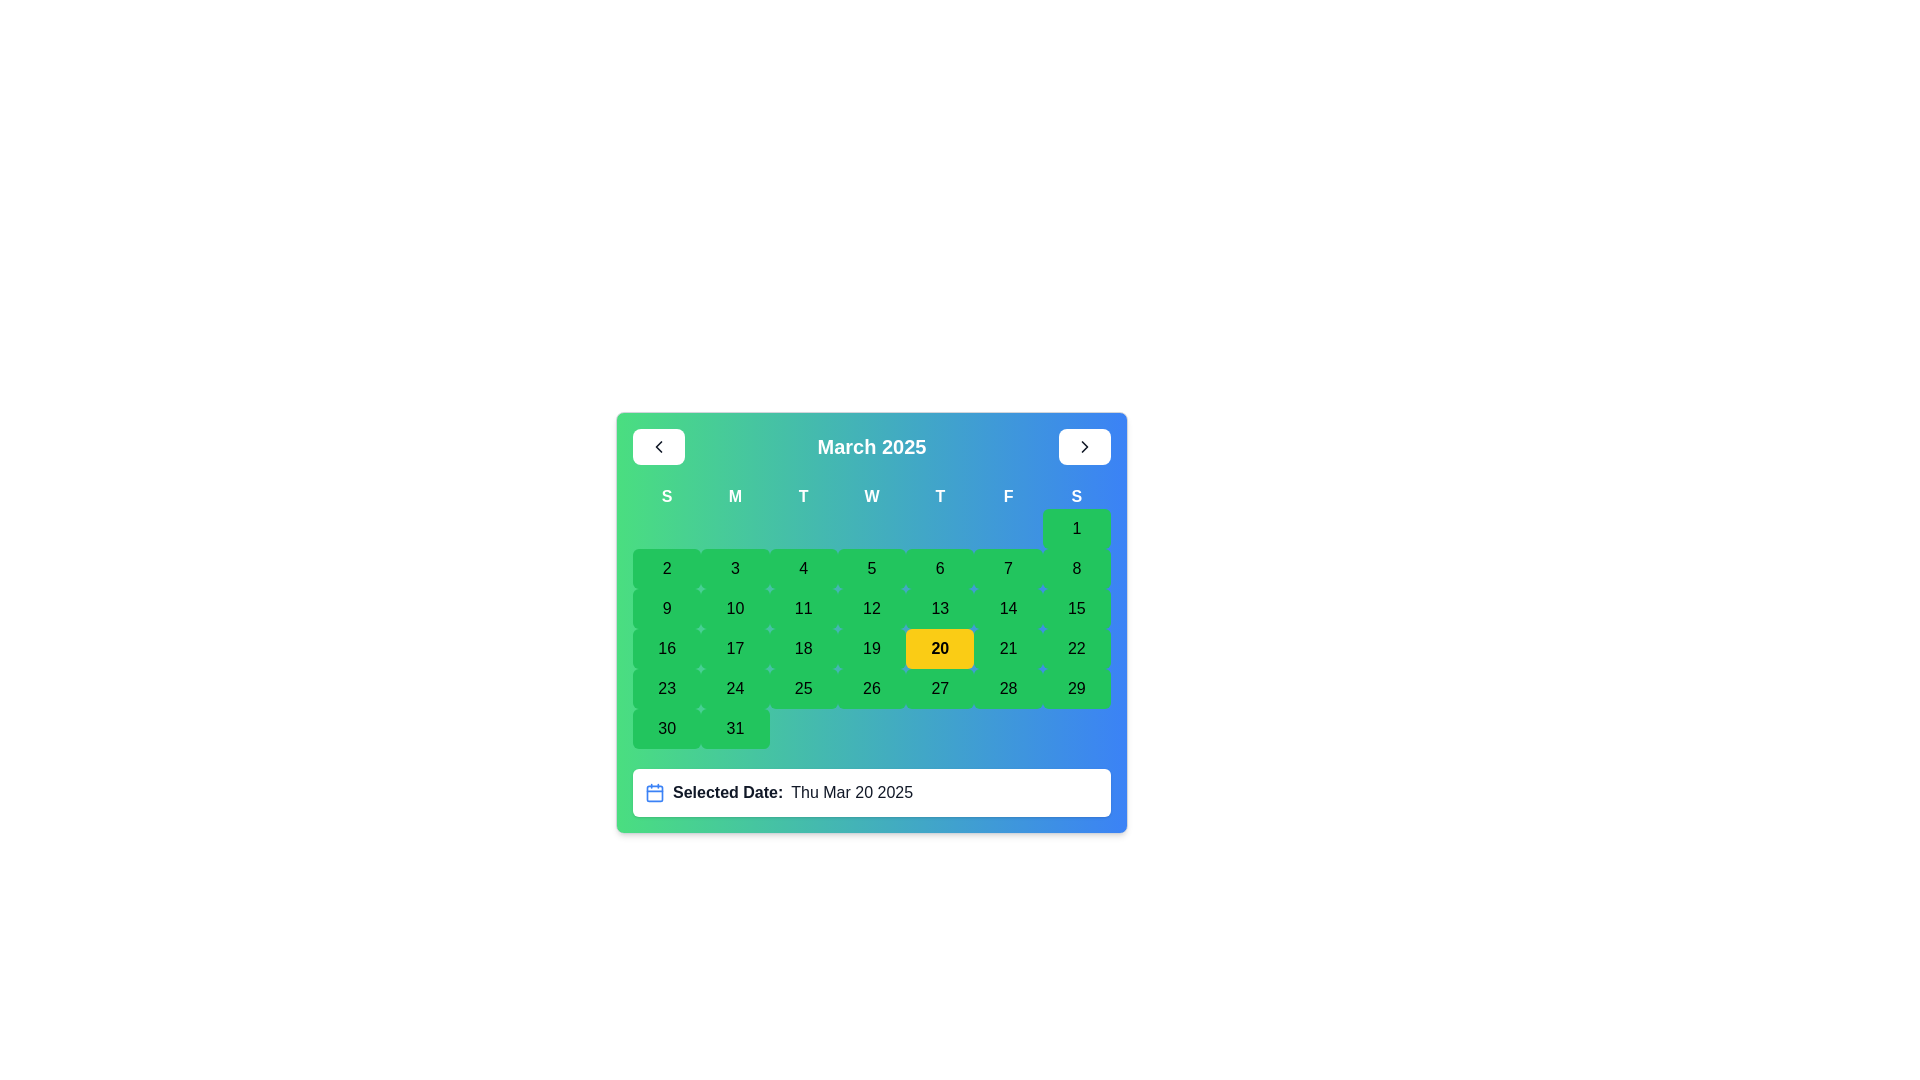 Image resolution: width=1920 pixels, height=1080 pixels. I want to click on the empty cell in the calendar grid located in the first row and fourth column, beneath the 'W' for Wednesday, so click(872, 527).